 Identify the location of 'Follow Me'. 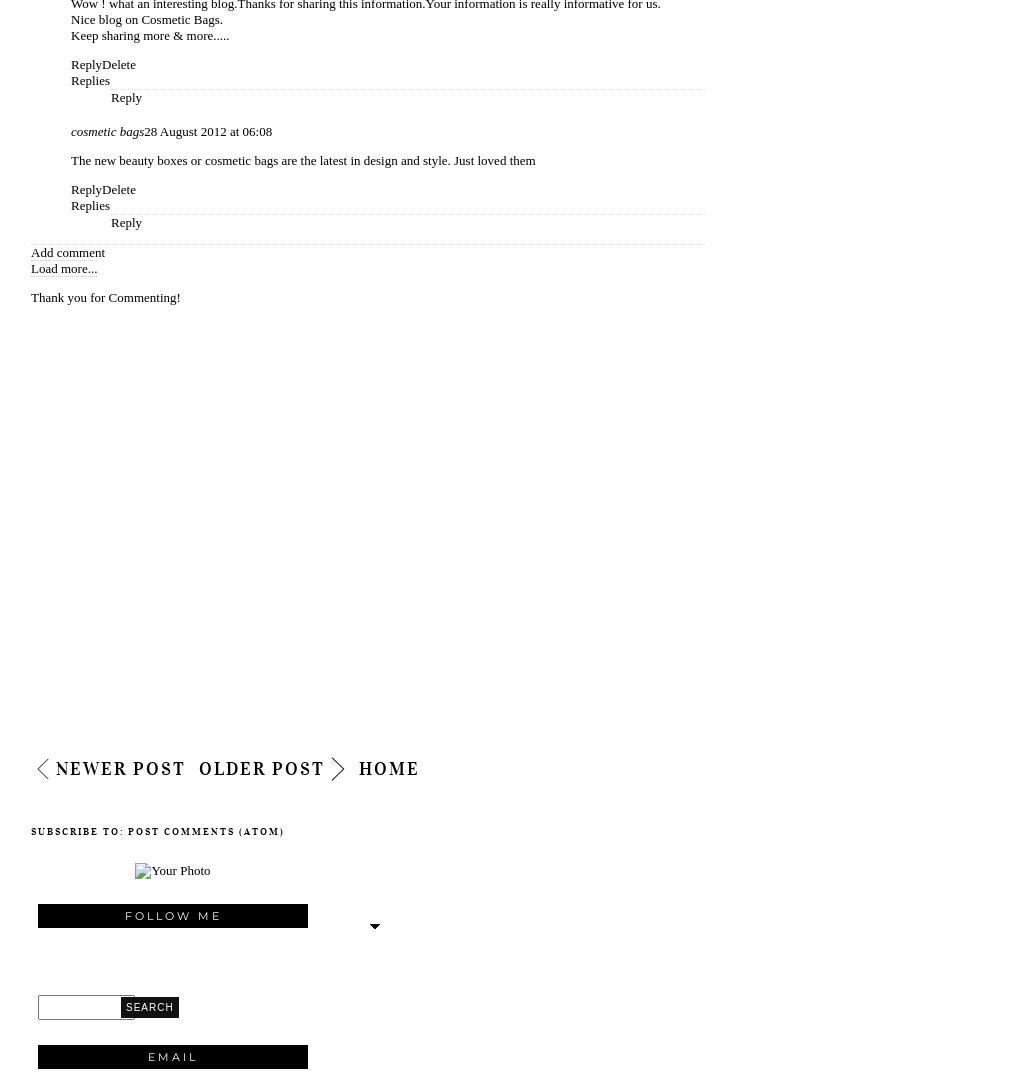
(172, 914).